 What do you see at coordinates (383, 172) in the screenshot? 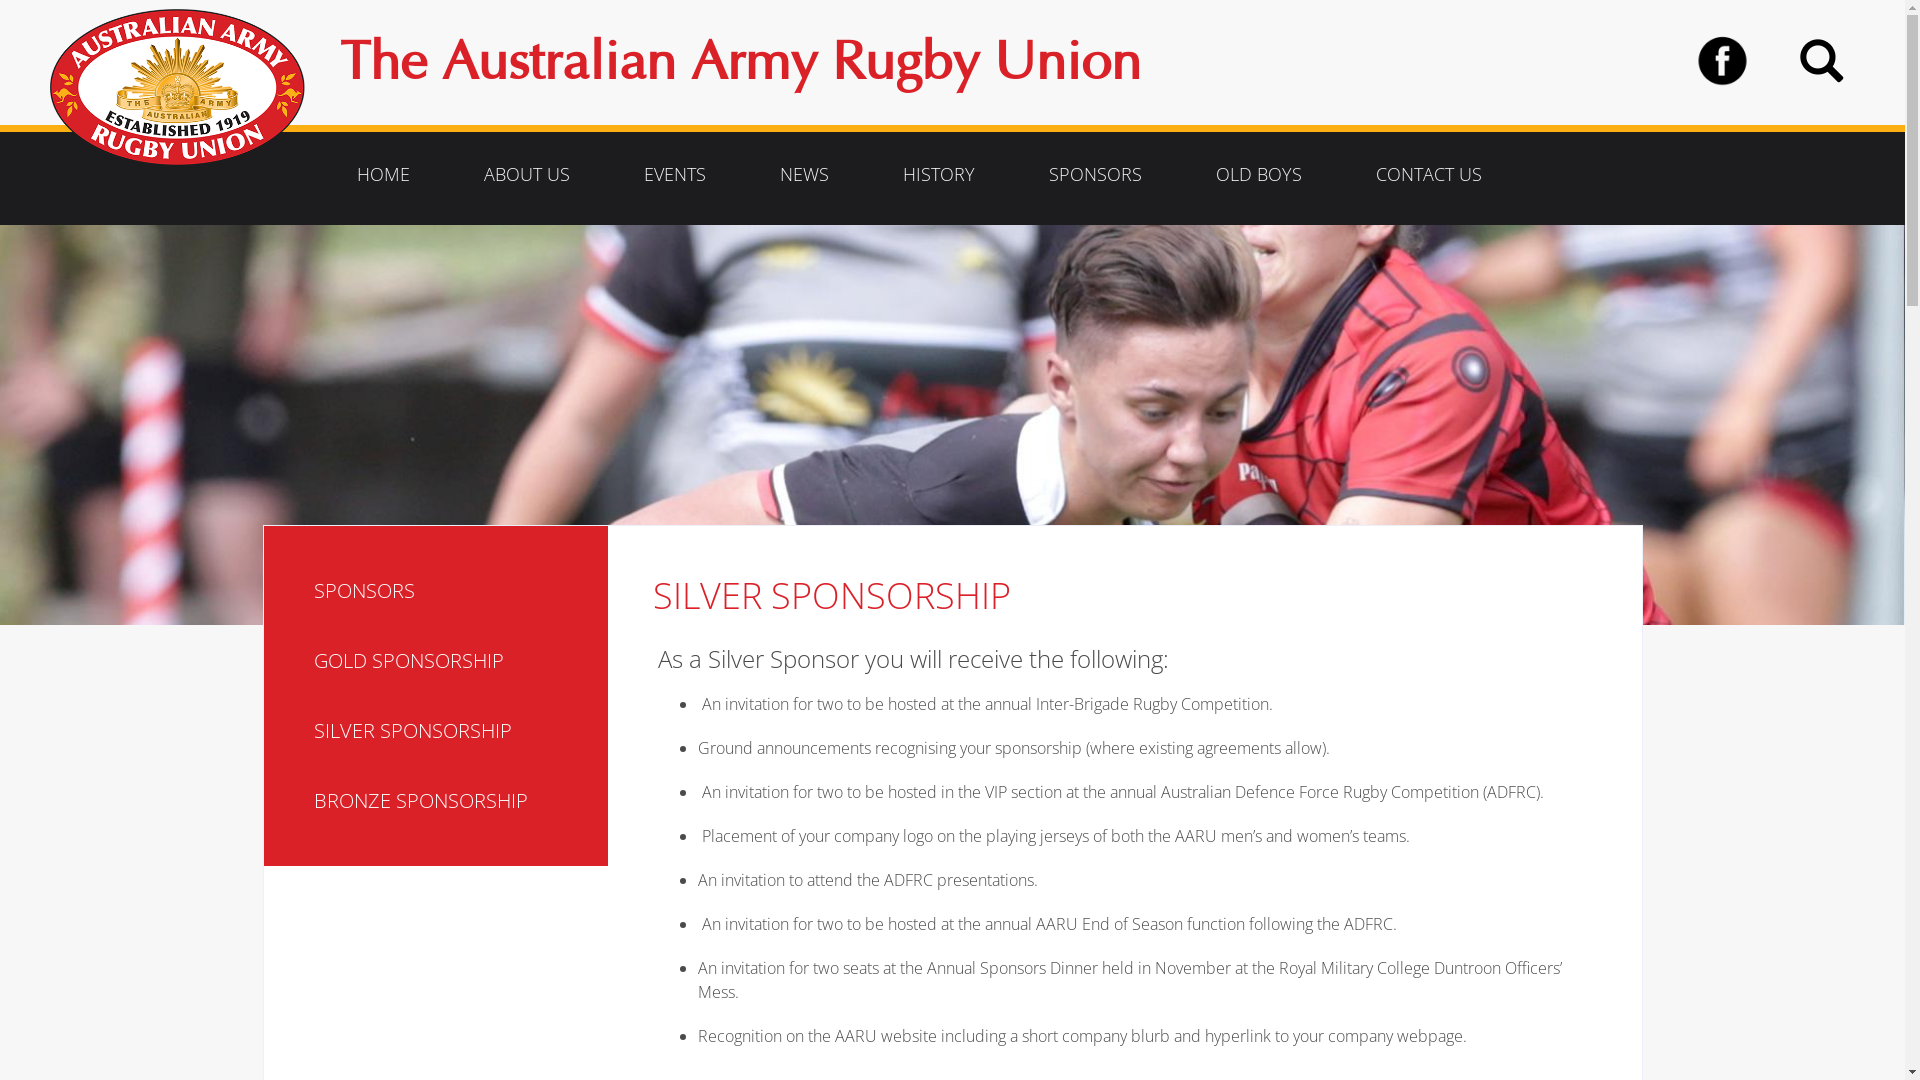
I see `'HOME'` at bounding box center [383, 172].